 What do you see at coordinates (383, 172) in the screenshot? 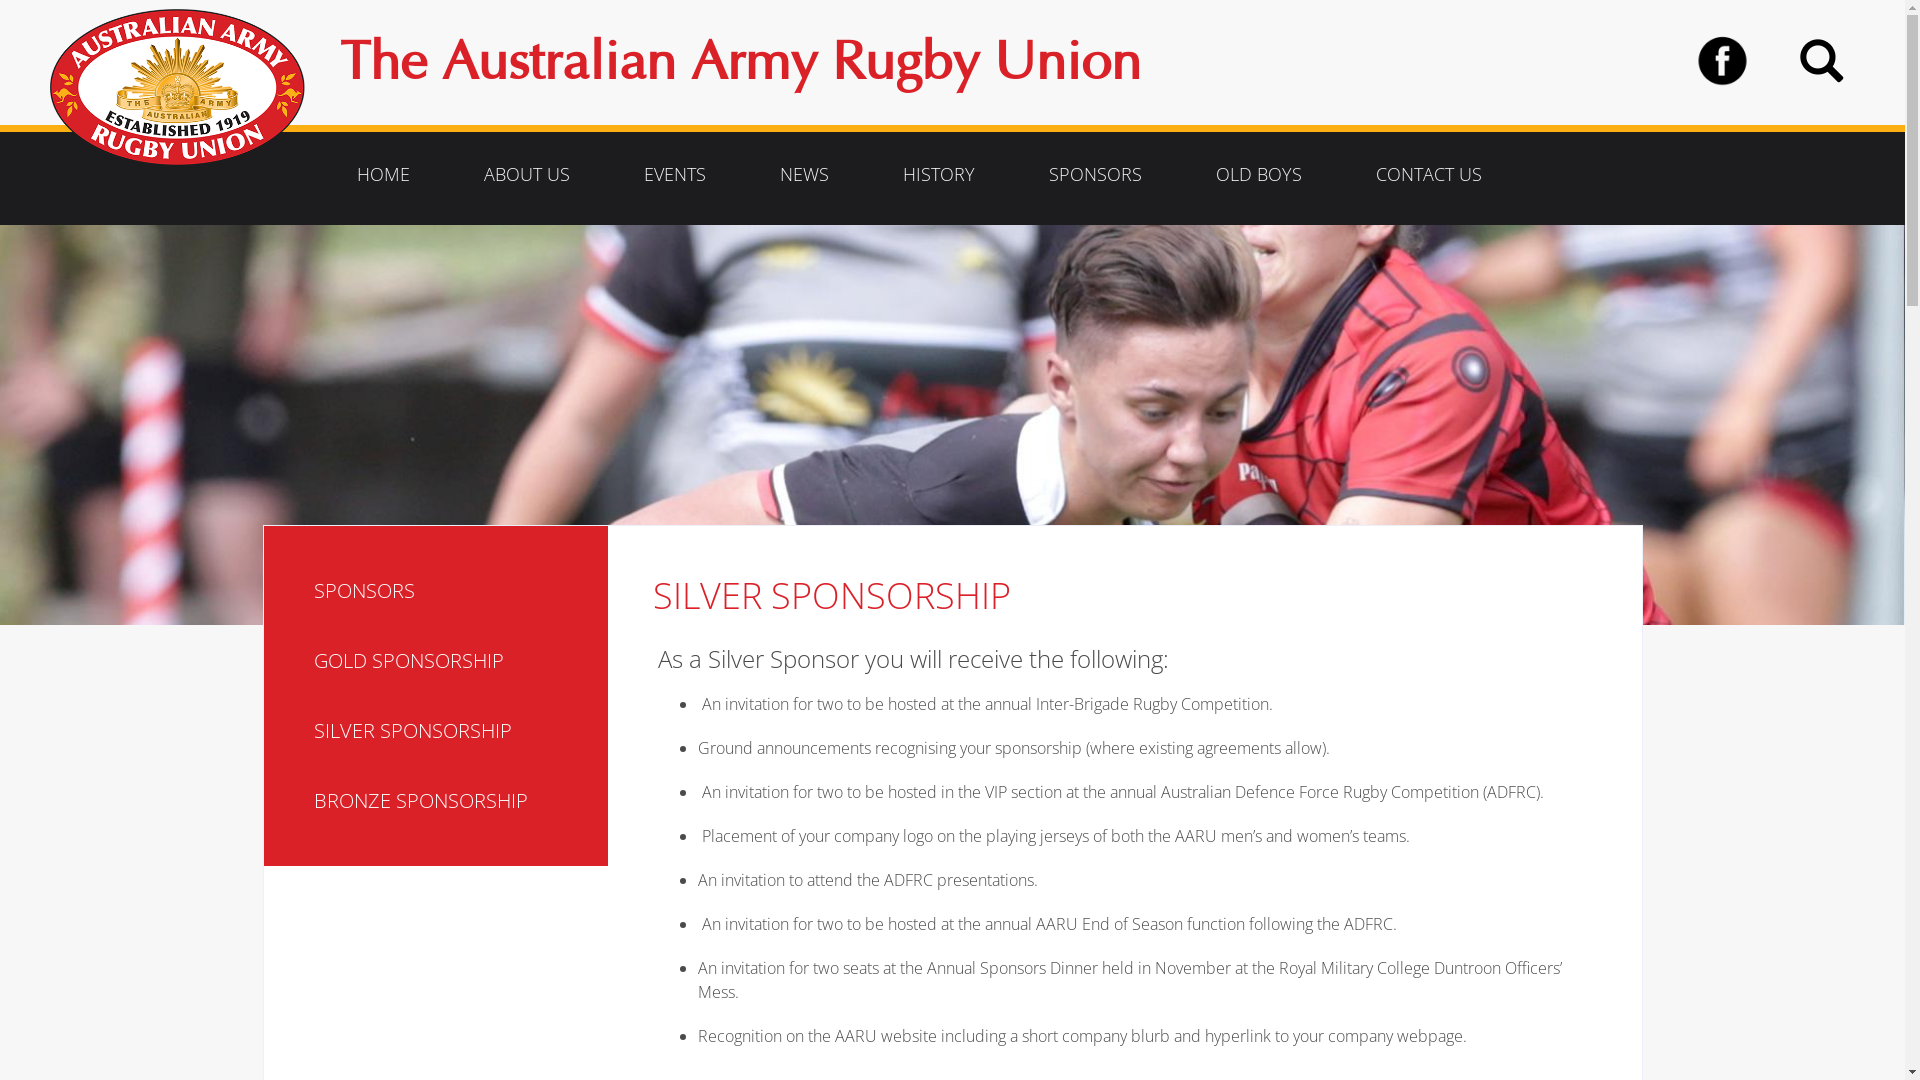
I see `'HOME'` at bounding box center [383, 172].